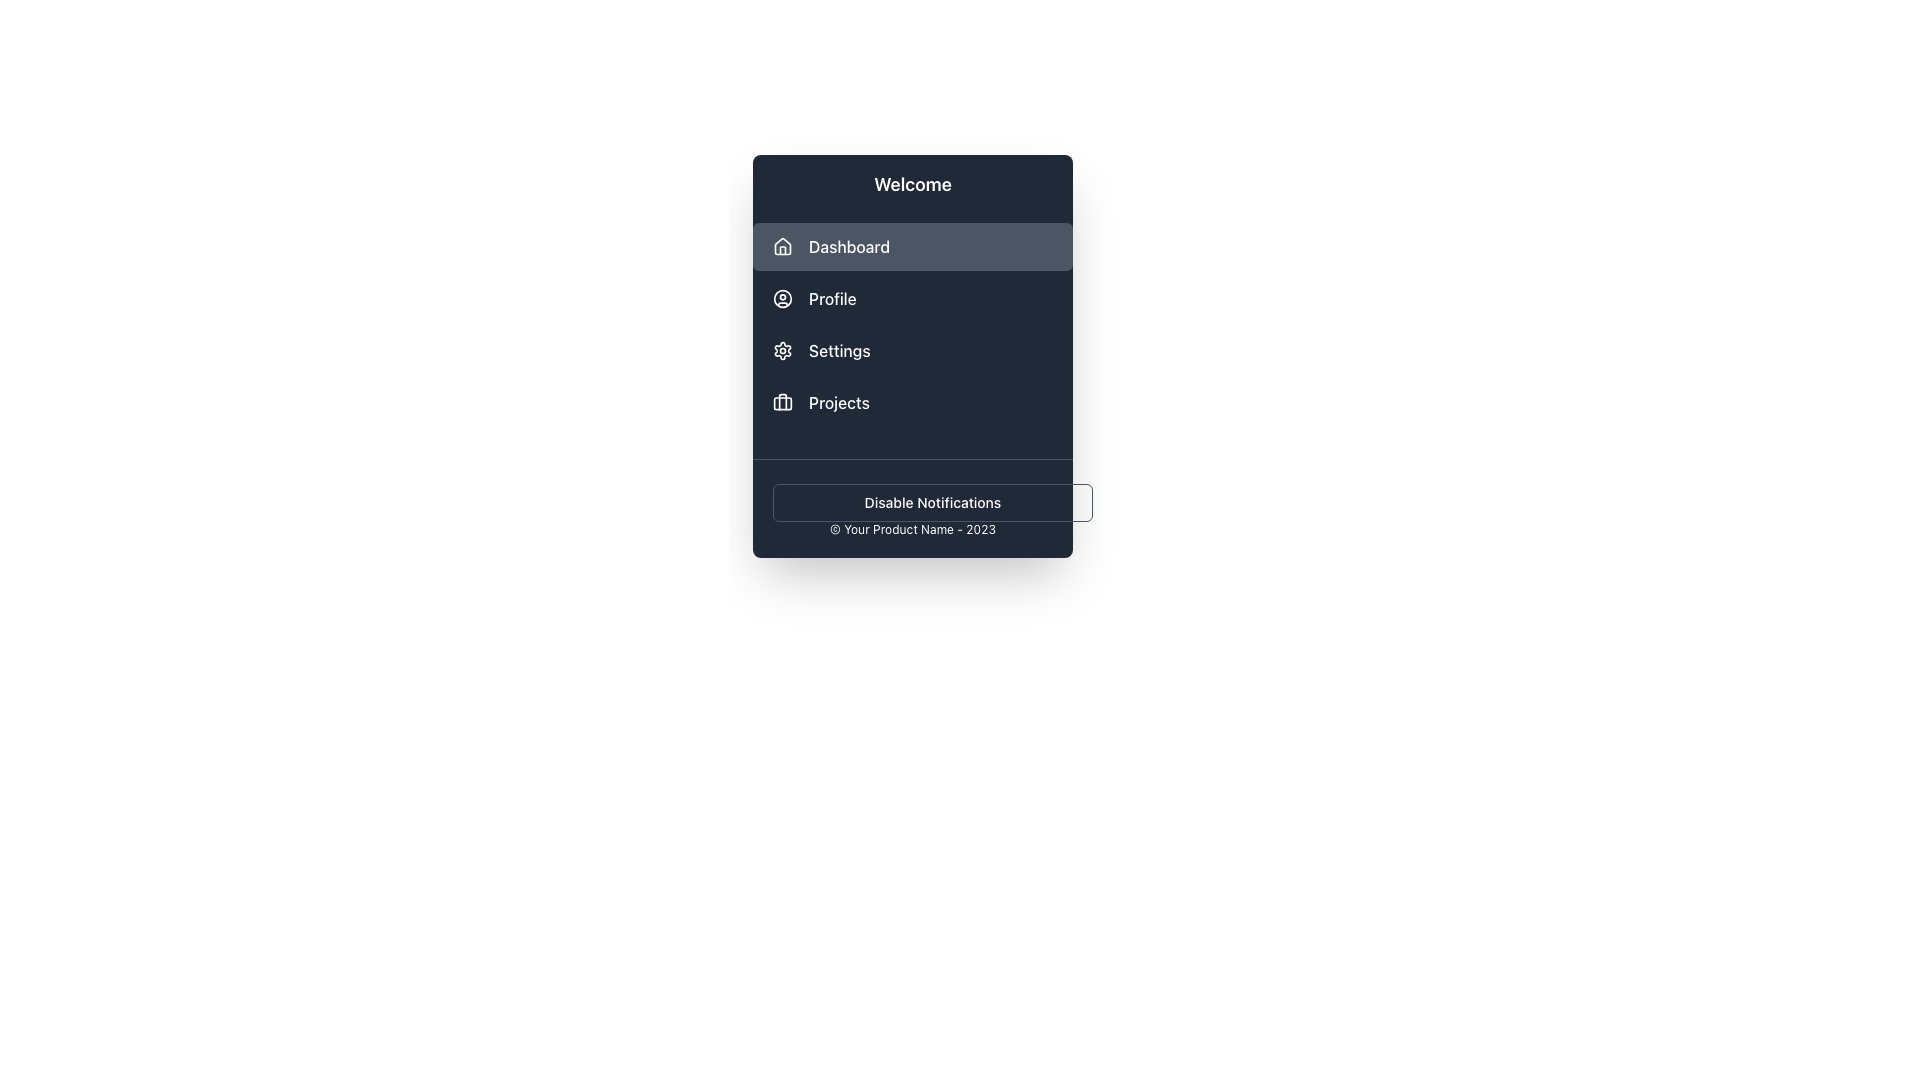 The image size is (1920, 1080). What do you see at coordinates (911, 350) in the screenshot?
I see `the third button in the vertical navigation menu` at bounding box center [911, 350].